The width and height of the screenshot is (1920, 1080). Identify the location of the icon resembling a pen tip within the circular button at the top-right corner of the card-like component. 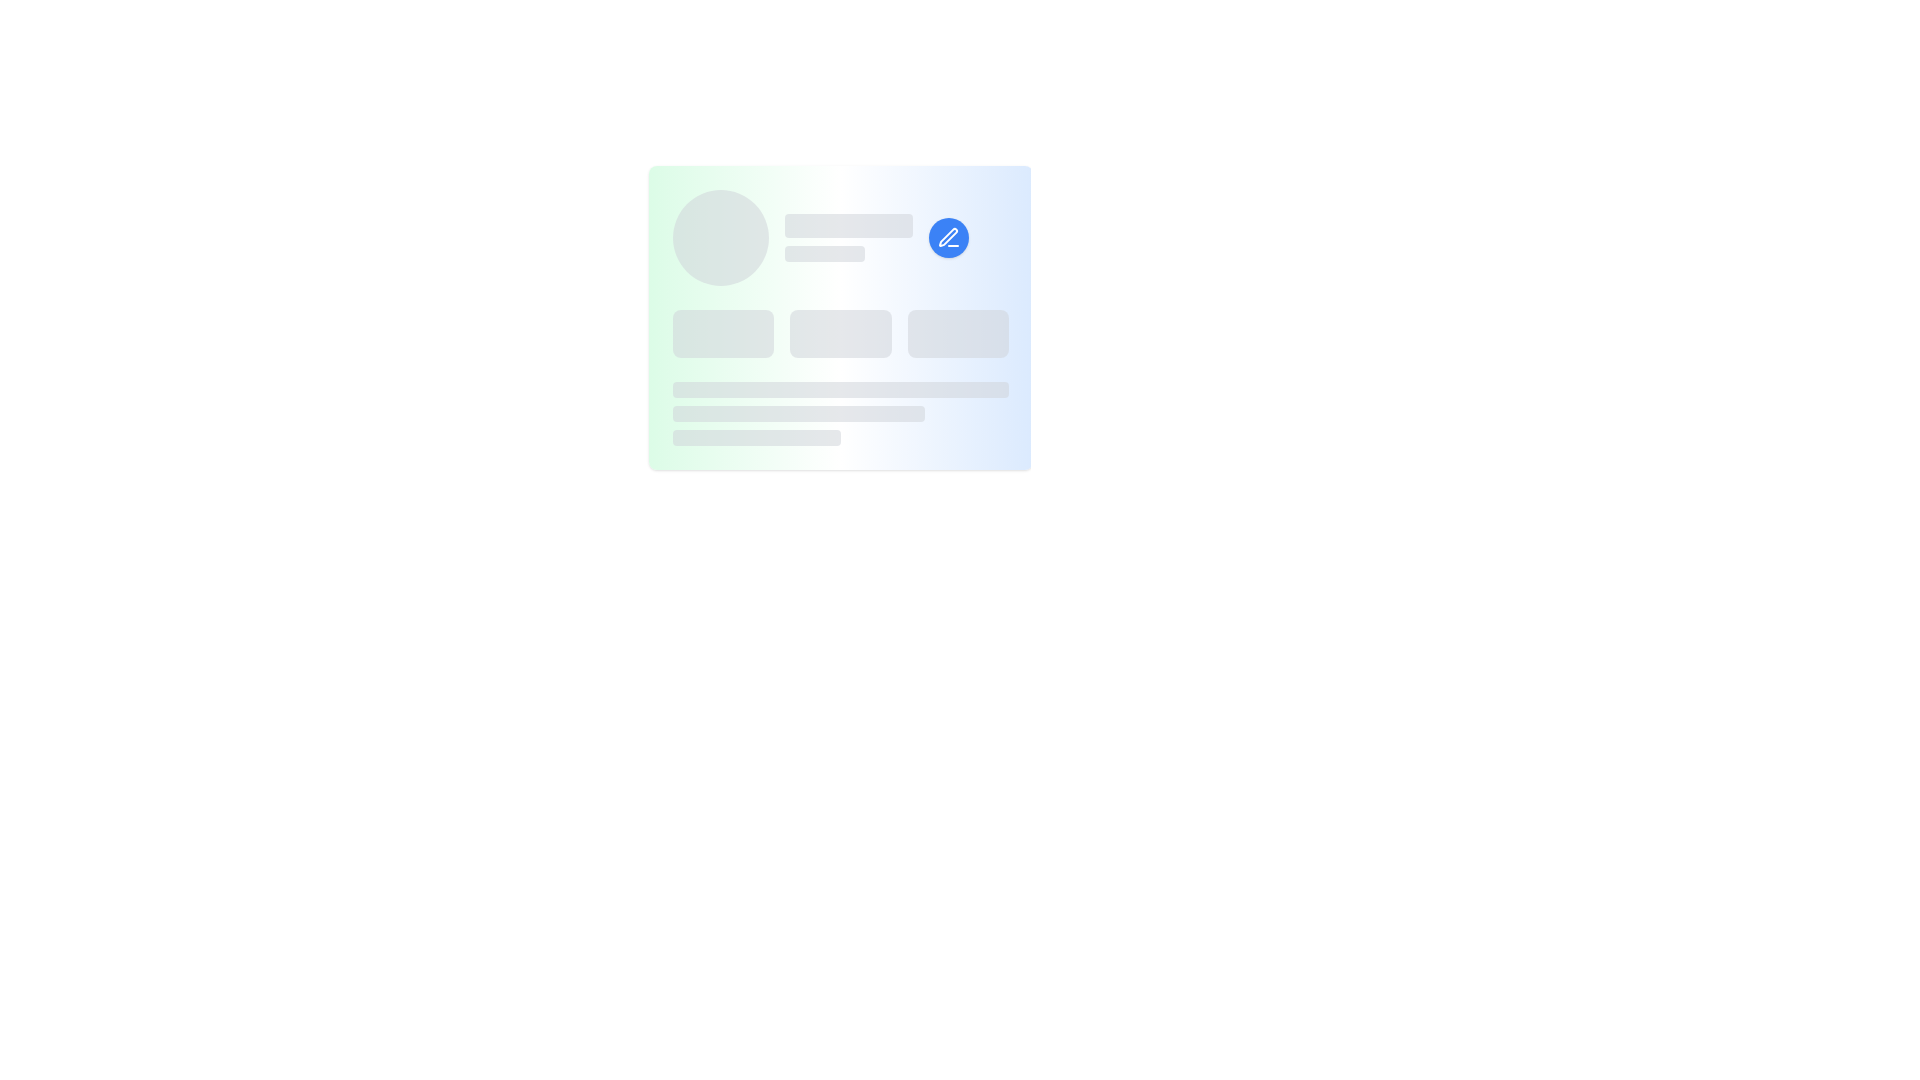
(948, 237).